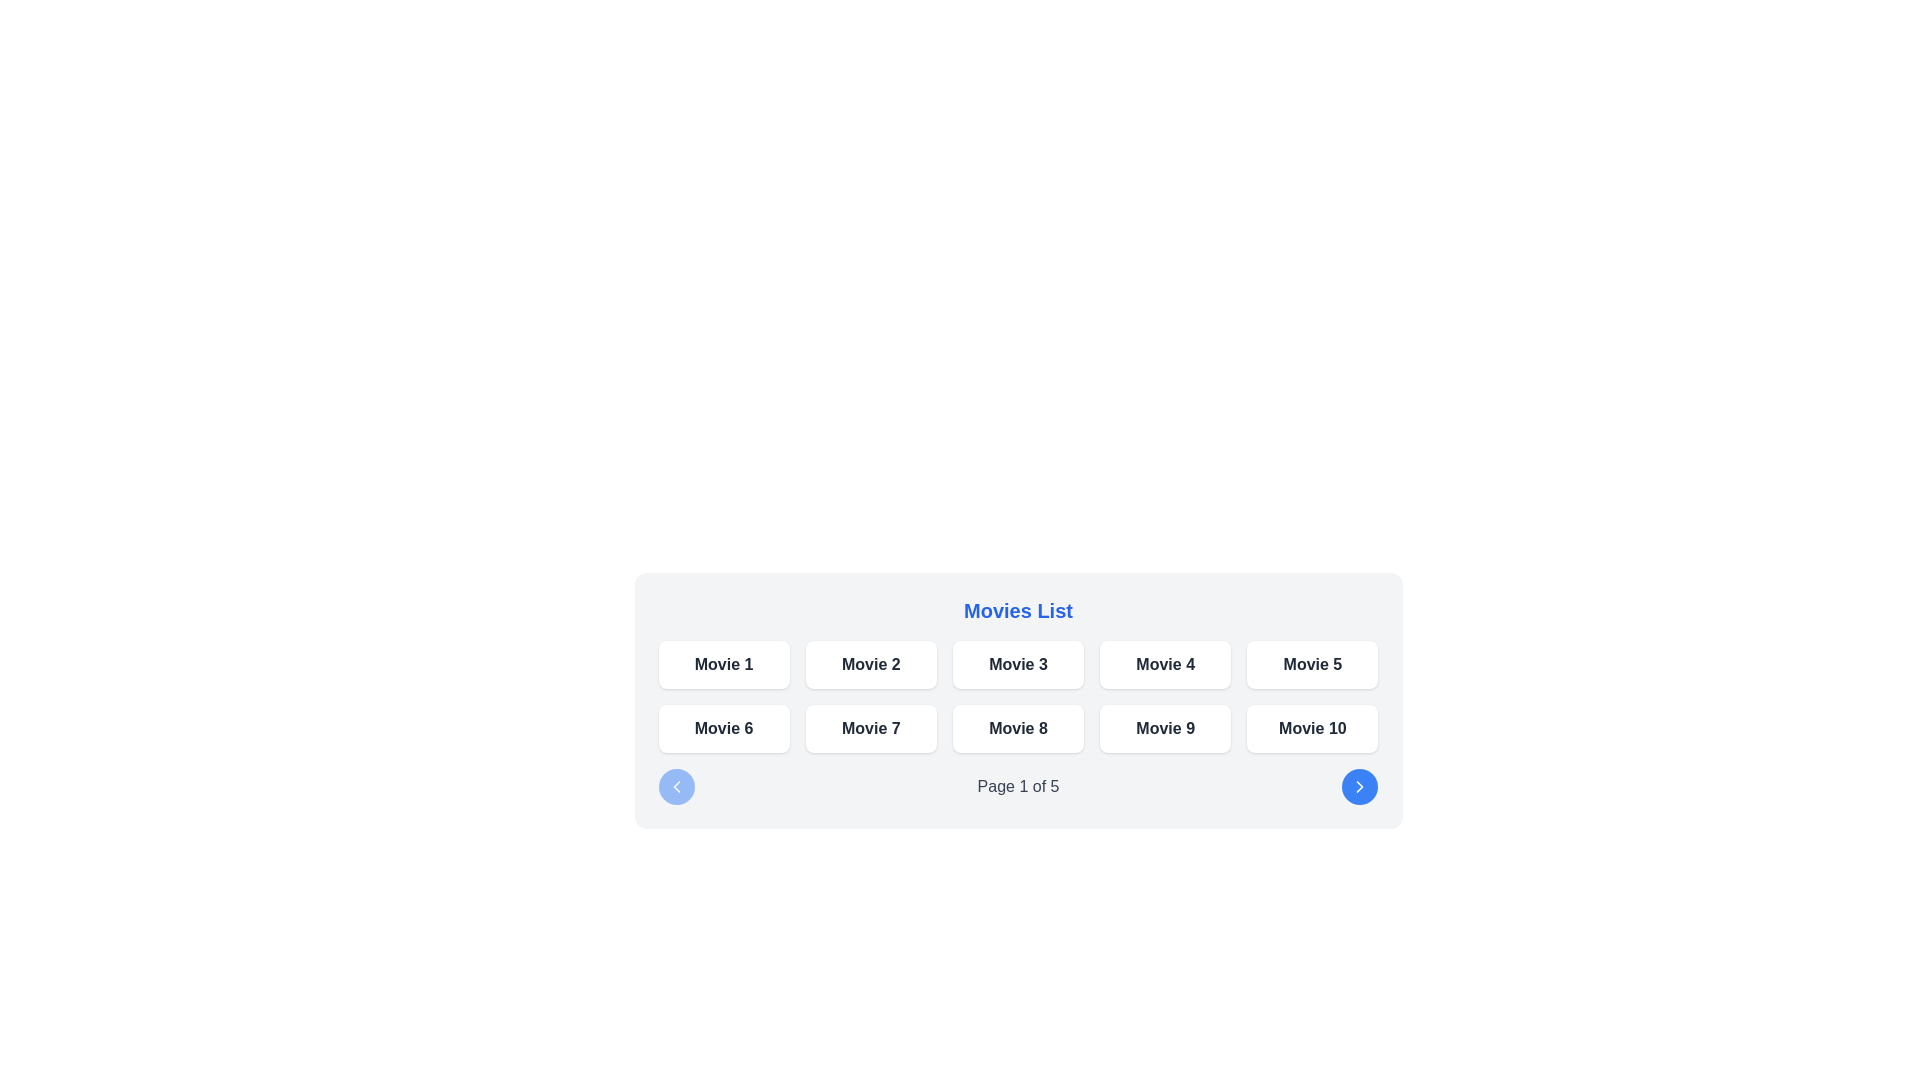  What do you see at coordinates (1360, 785) in the screenshot?
I see `the right-pointing chevron icon inside the blue circular button` at bounding box center [1360, 785].